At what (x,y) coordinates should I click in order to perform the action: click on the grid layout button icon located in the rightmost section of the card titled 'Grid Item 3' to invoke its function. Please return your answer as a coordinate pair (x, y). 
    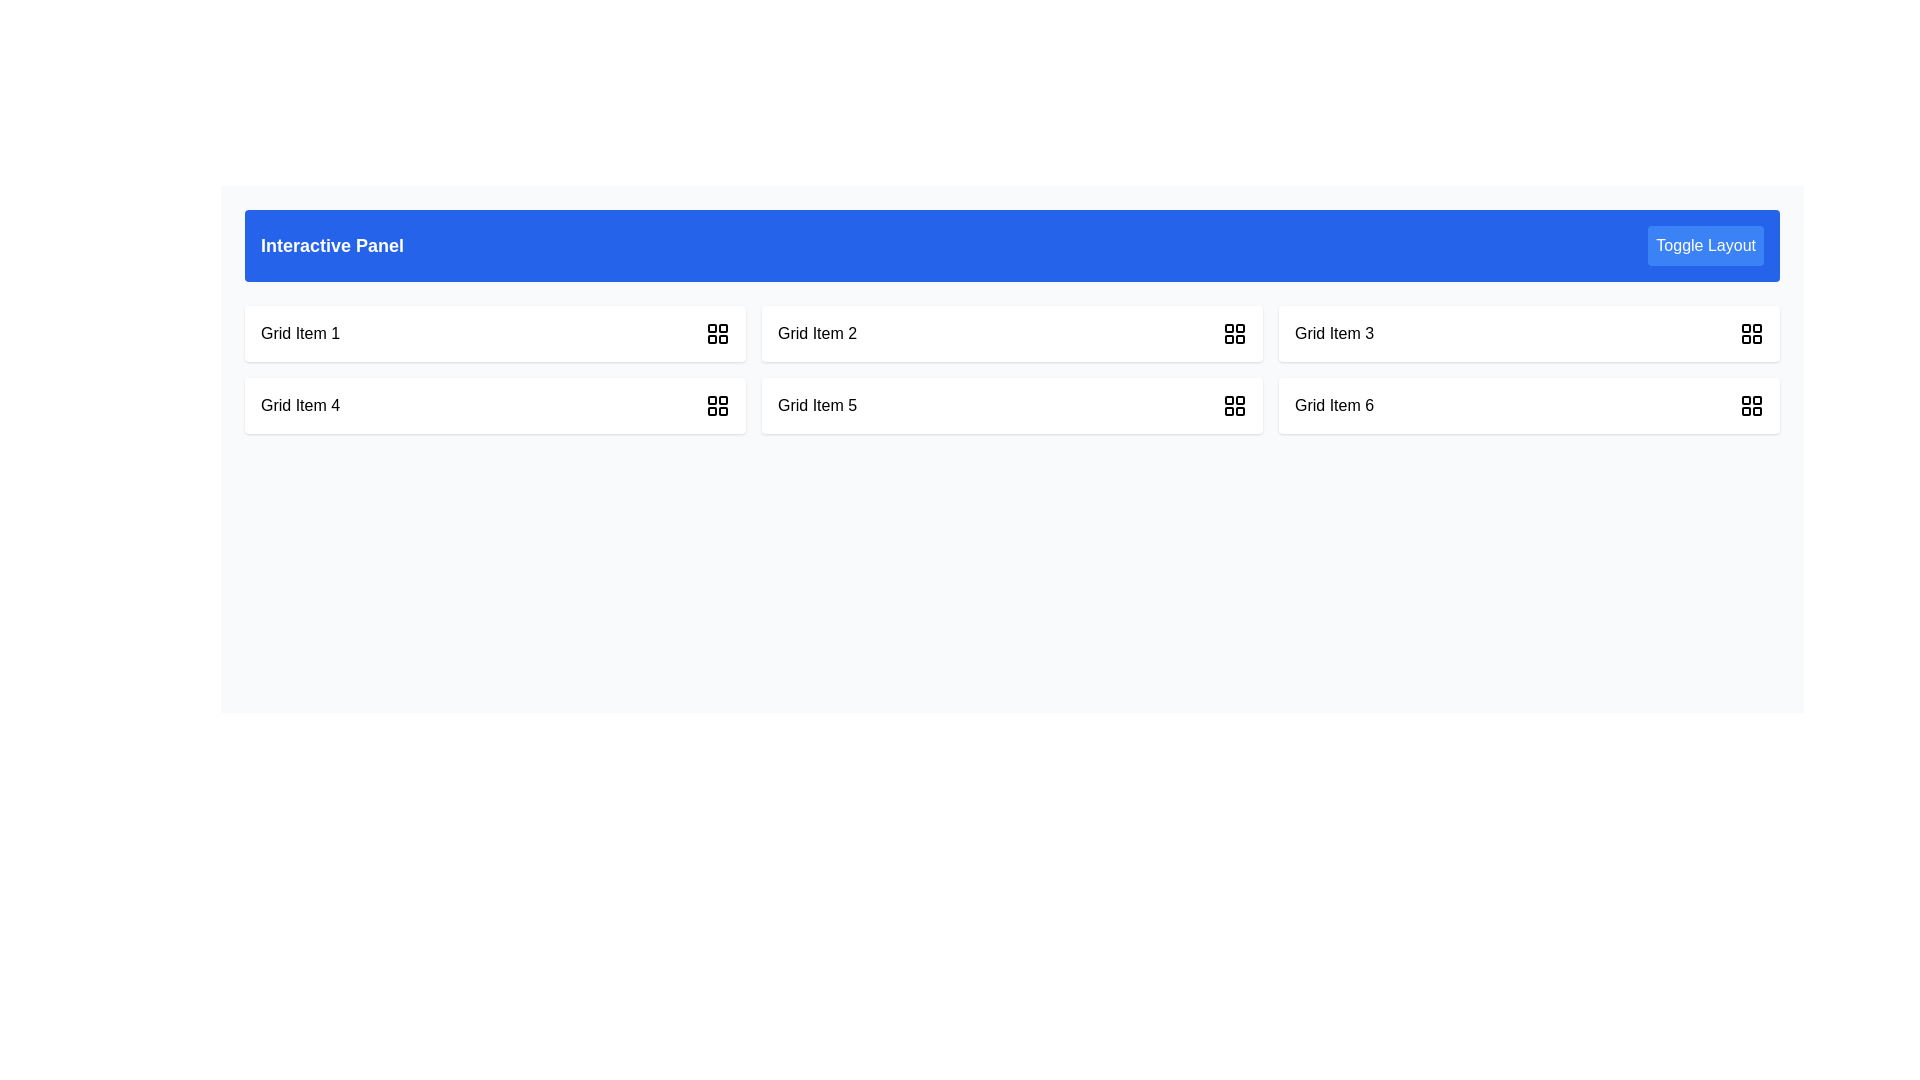
    Looking at the image, I should click on (1751, 333).